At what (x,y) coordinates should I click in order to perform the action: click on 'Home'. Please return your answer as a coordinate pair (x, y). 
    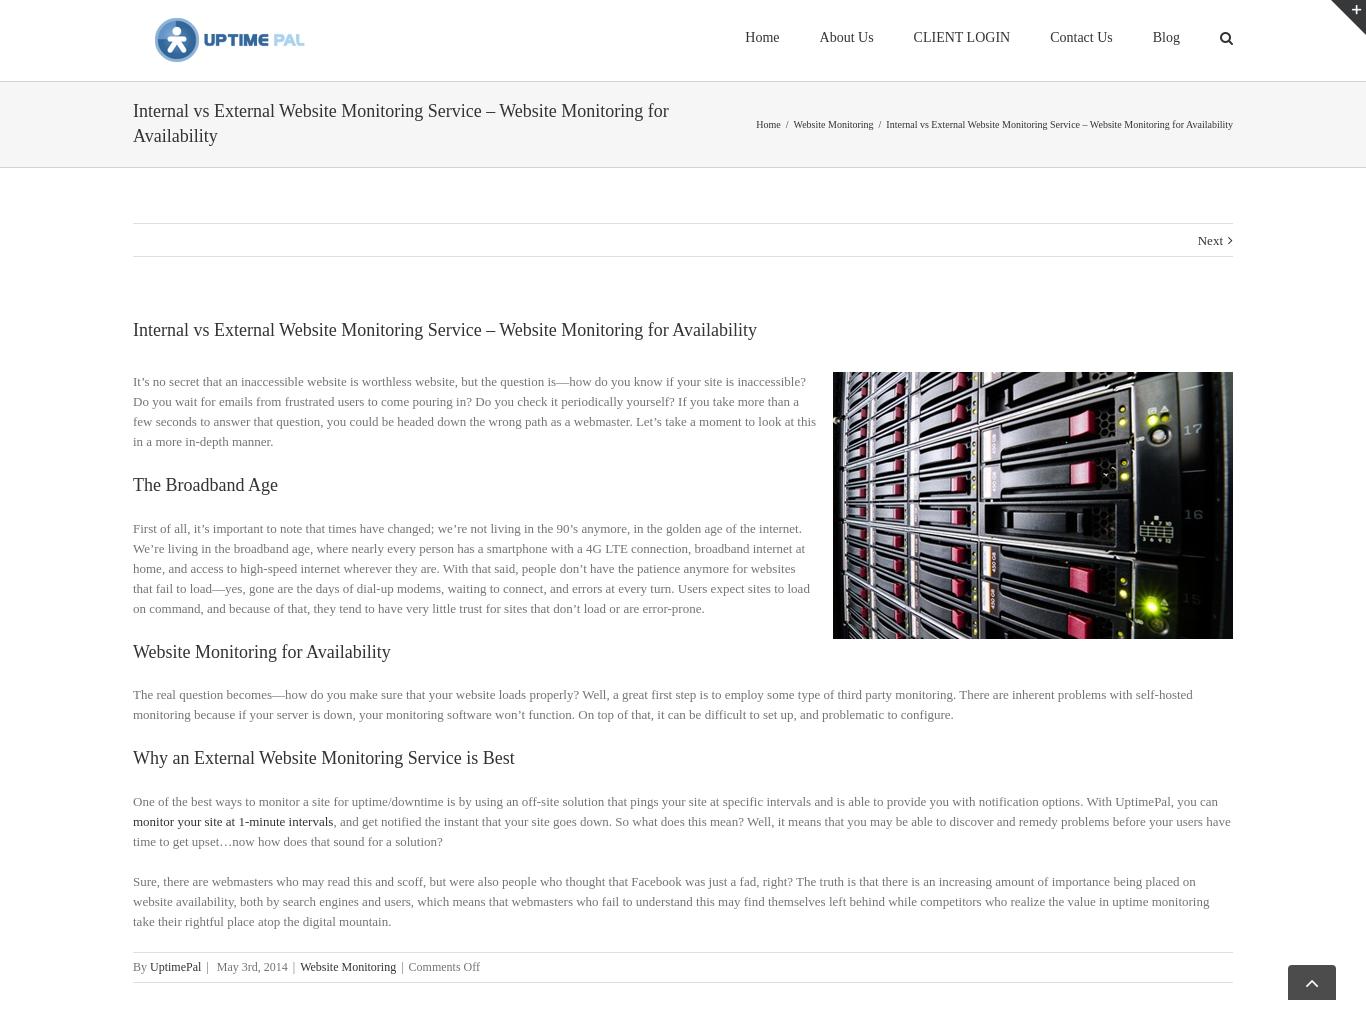
    Looking at the image, I should click on (755, 147).